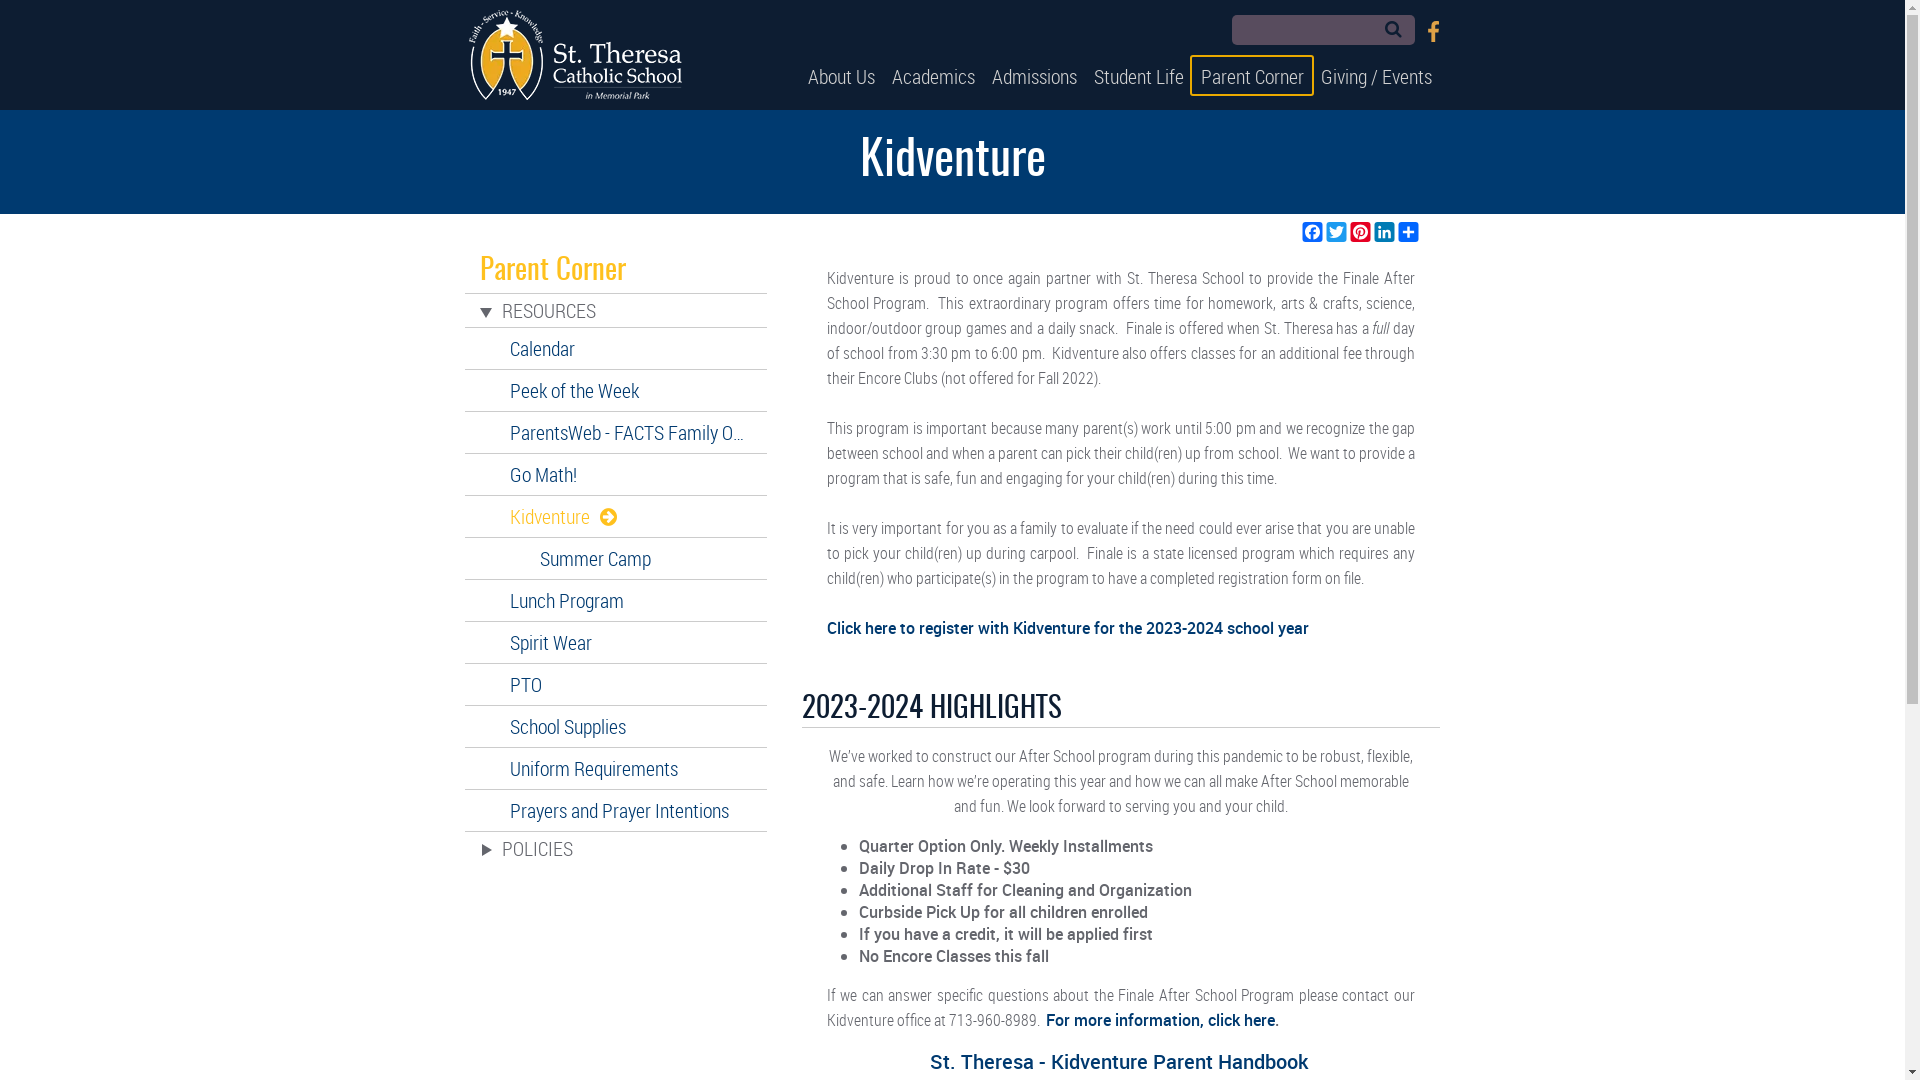  What do you see at coordinates (1359, 230) in the screenshot?
I see `'Pinterest'` at bounding box center [1359, 230].